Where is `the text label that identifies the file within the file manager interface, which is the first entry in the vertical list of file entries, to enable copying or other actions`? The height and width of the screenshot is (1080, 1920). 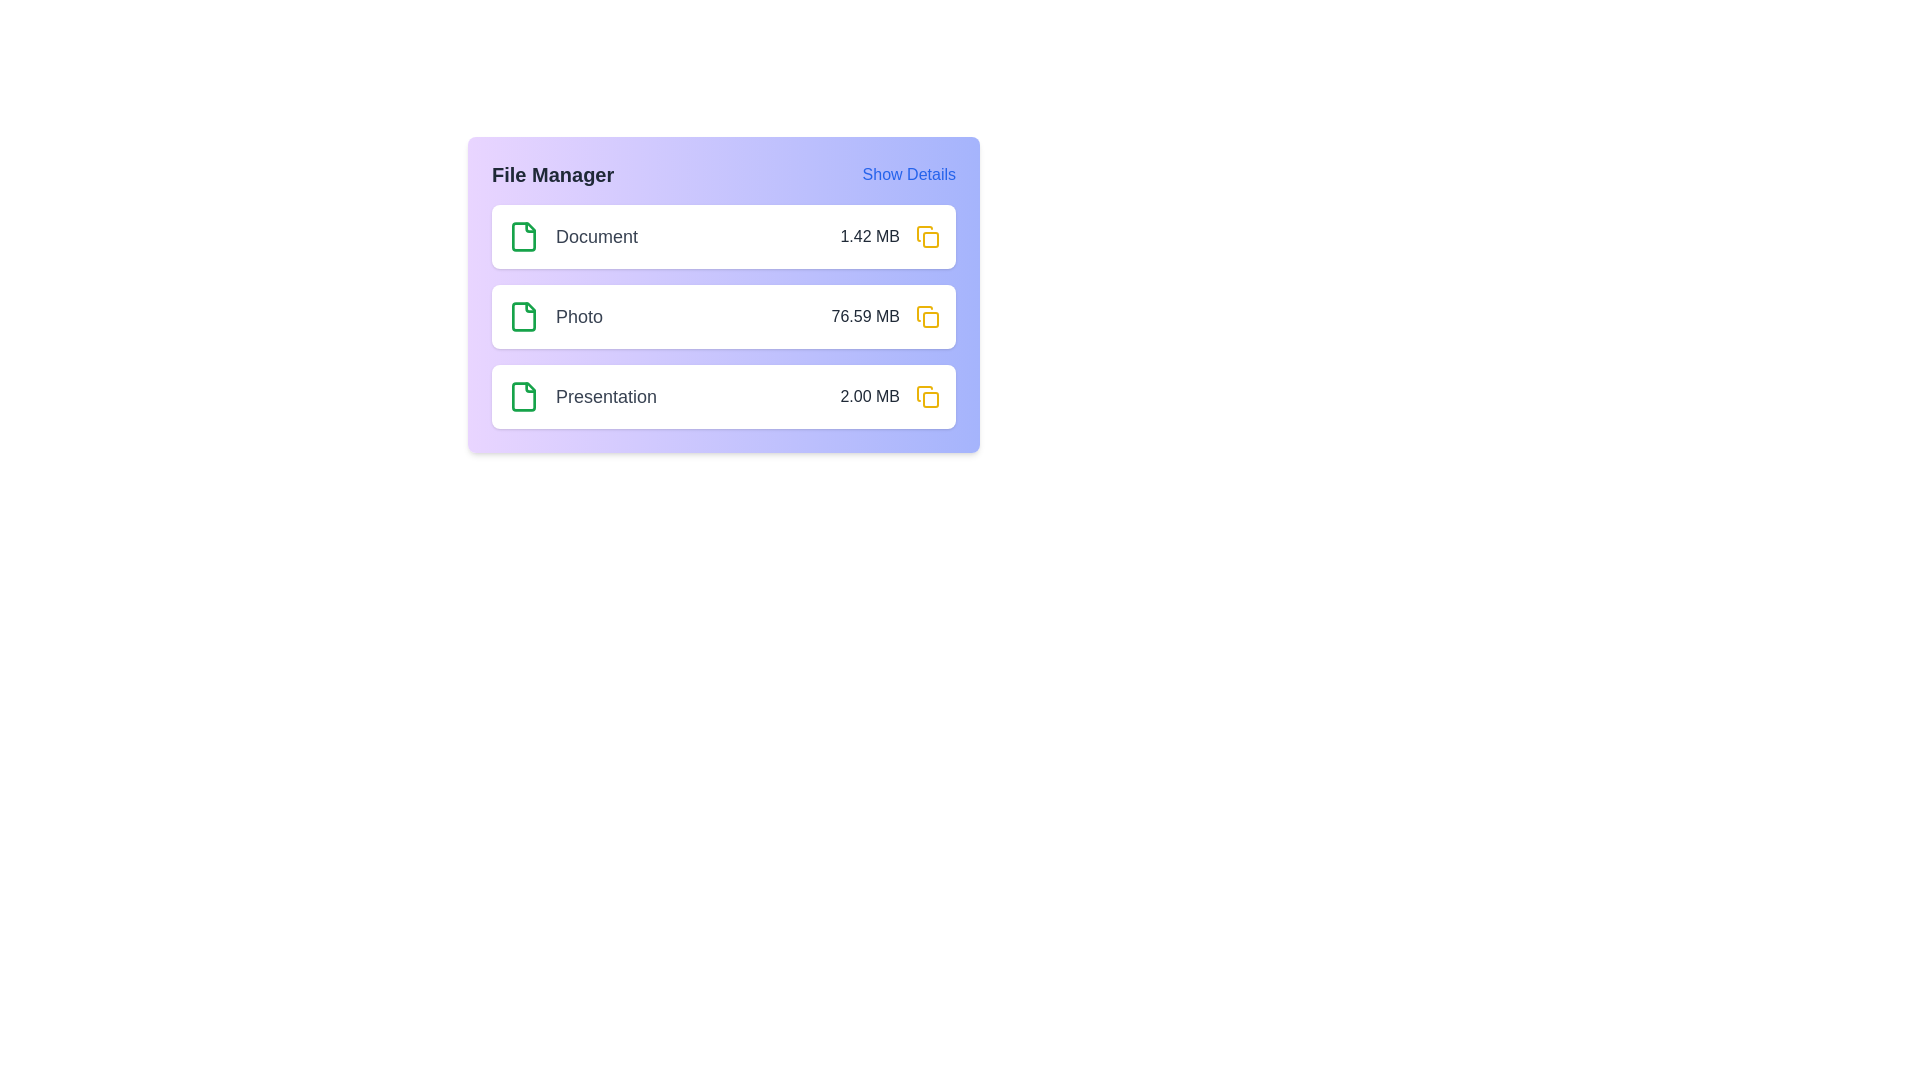 the text label that identifies the file within the file manager interface, which is the first entry in the vertical list of file entries, to enable copying or other actions is located at coordinates (595, 235).